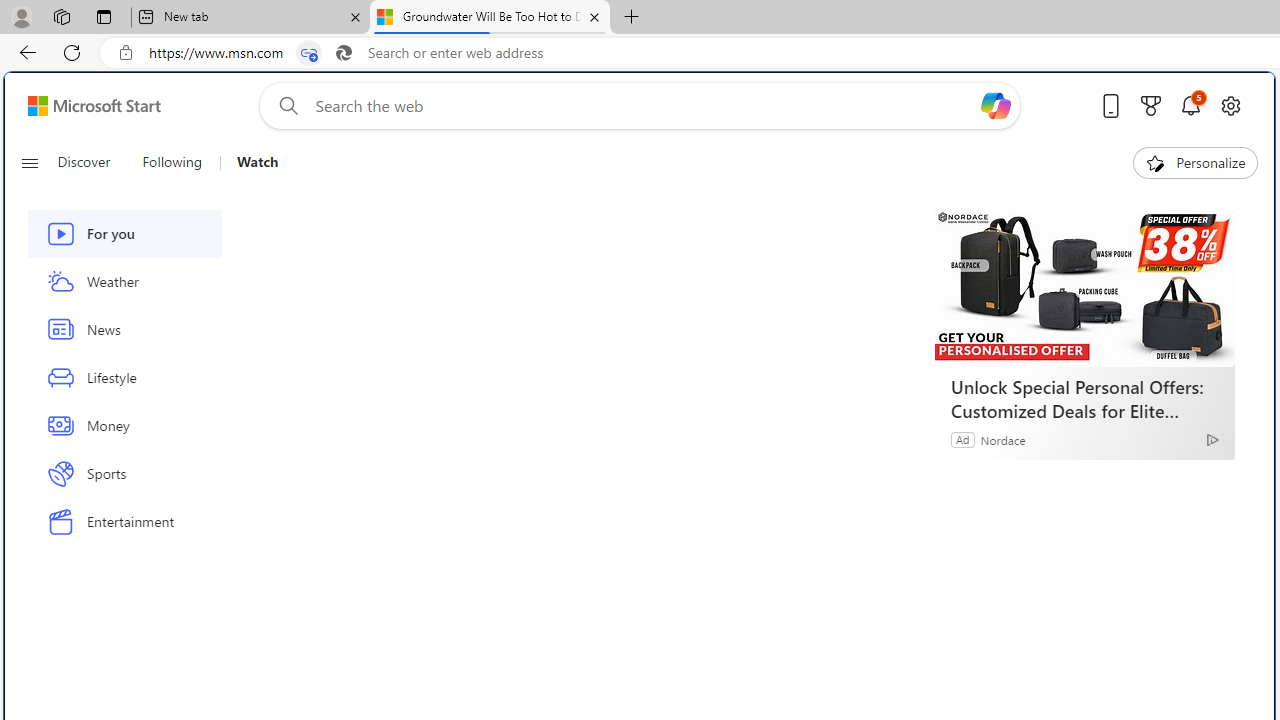 The image size is (1280, 720). Describe the element at coordinates (308, 52) in the screenshot. I see `'Tabs in split screen'` at that location.